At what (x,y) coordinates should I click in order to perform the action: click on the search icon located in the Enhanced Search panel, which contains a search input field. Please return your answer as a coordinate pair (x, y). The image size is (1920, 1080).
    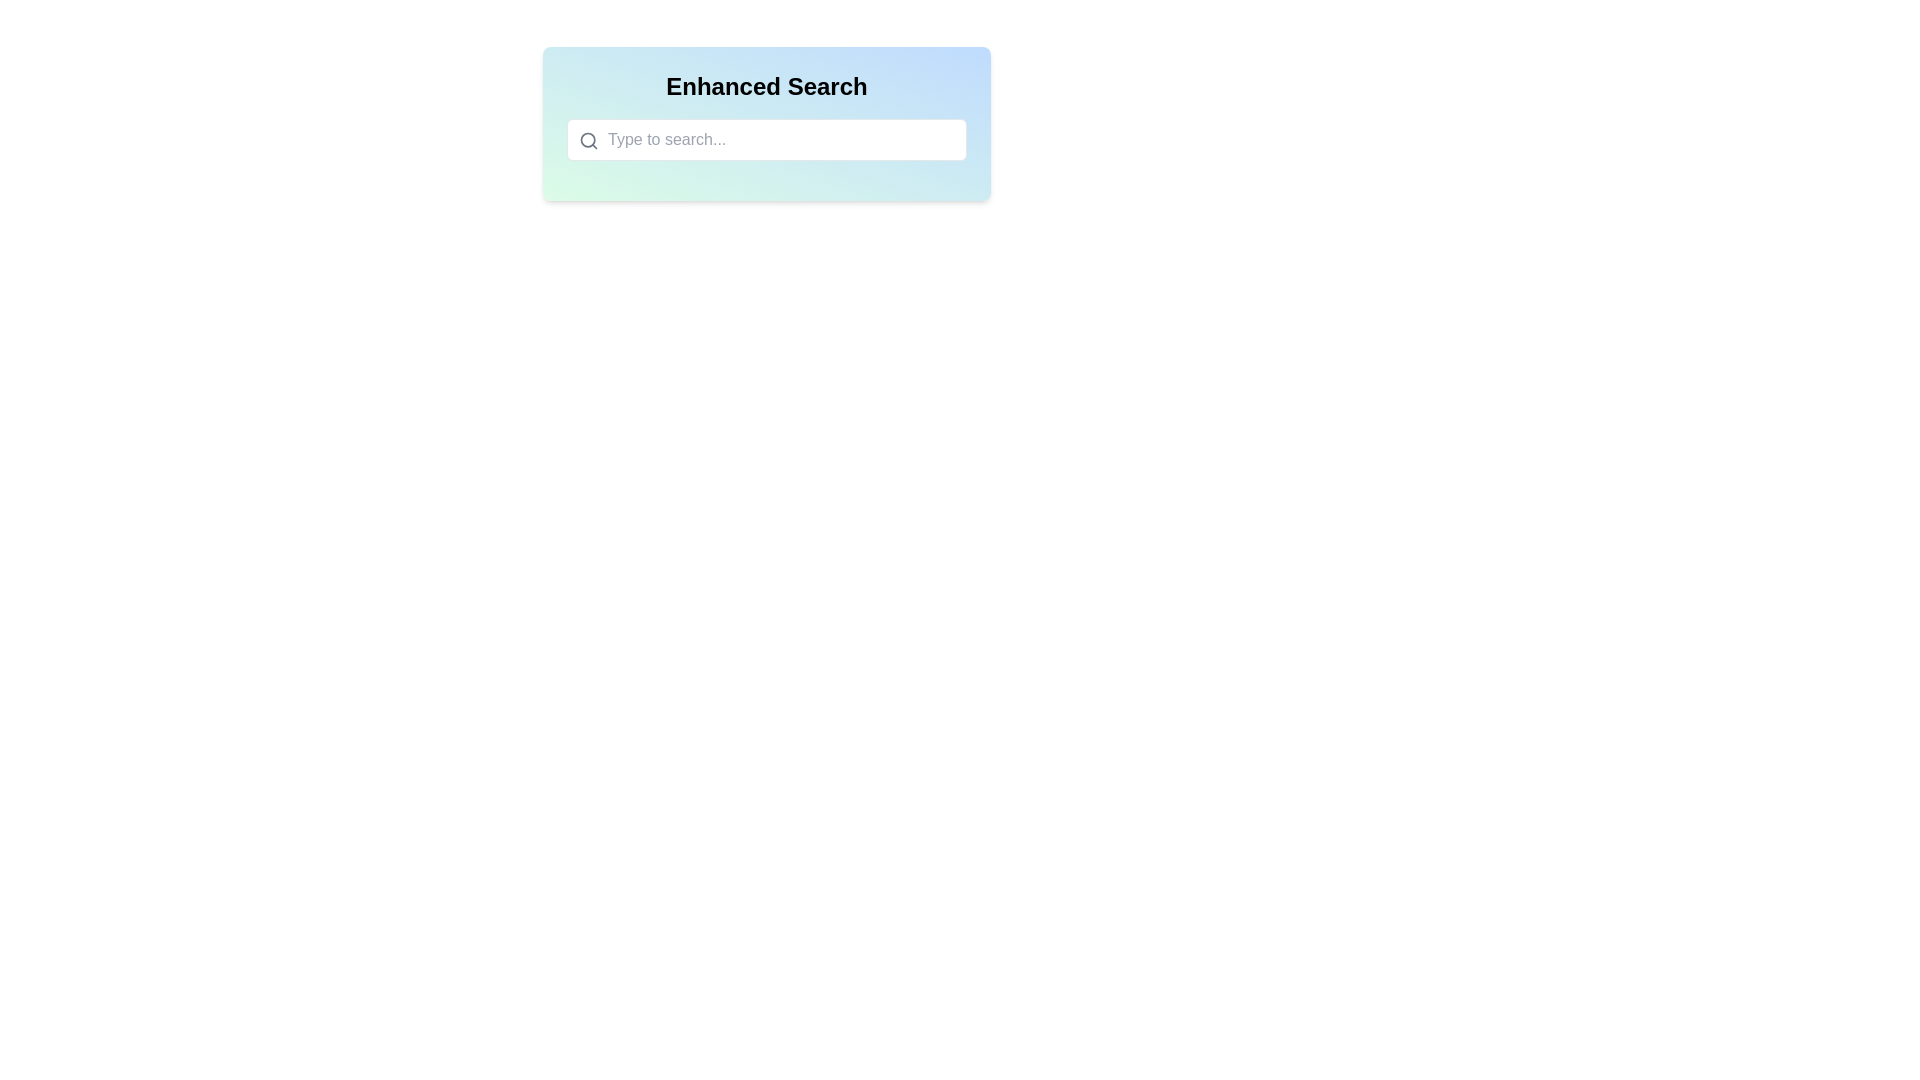
    Looking at the image, I should click on (766, 123).